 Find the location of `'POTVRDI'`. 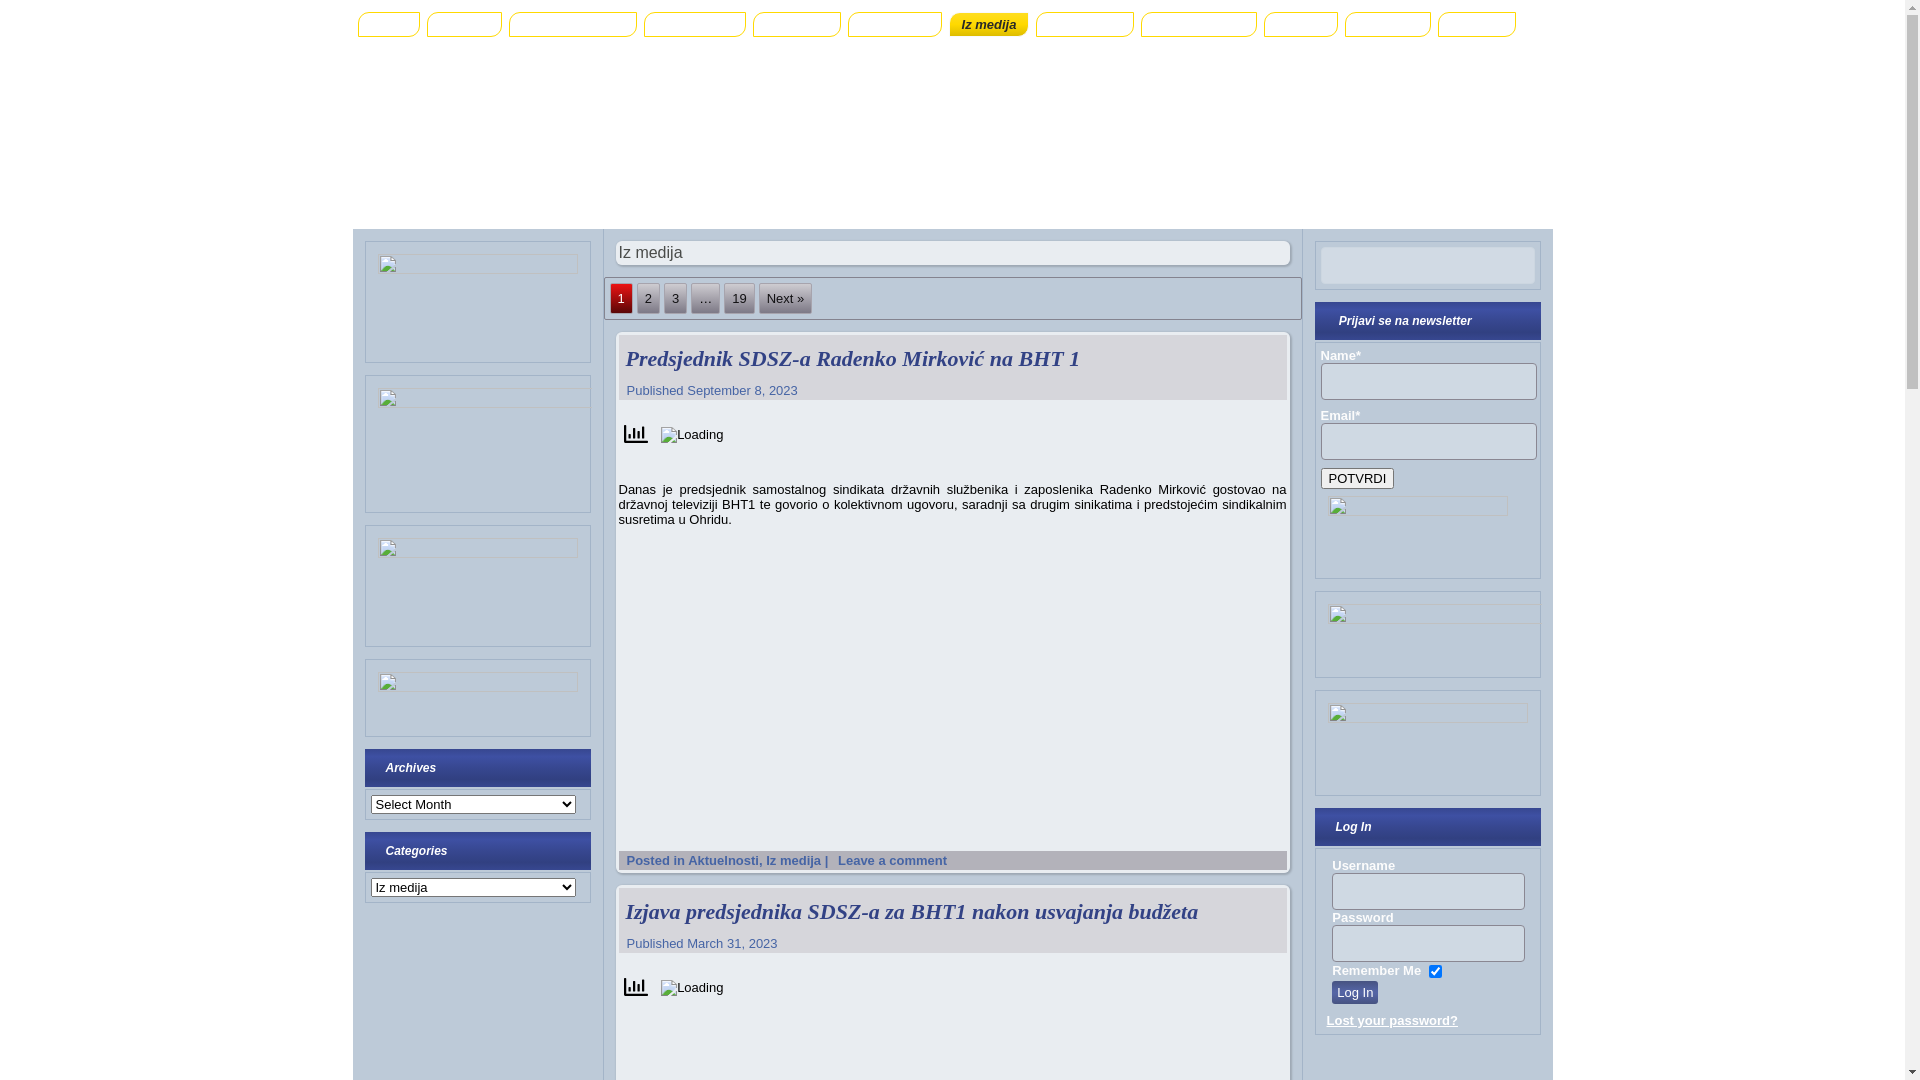

'POTVRDI' is located at coordinates (1320, 478).